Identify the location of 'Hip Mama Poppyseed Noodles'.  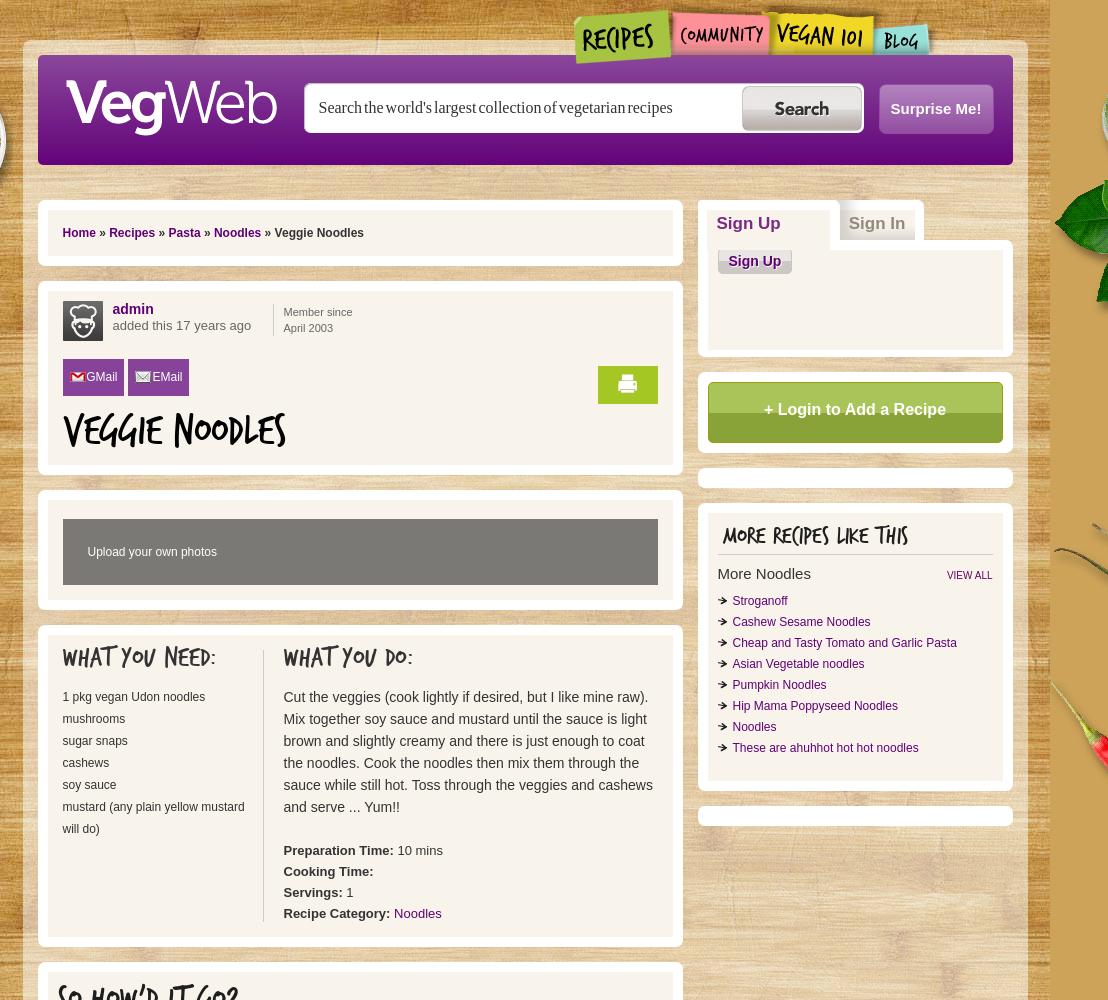
(813, 705).